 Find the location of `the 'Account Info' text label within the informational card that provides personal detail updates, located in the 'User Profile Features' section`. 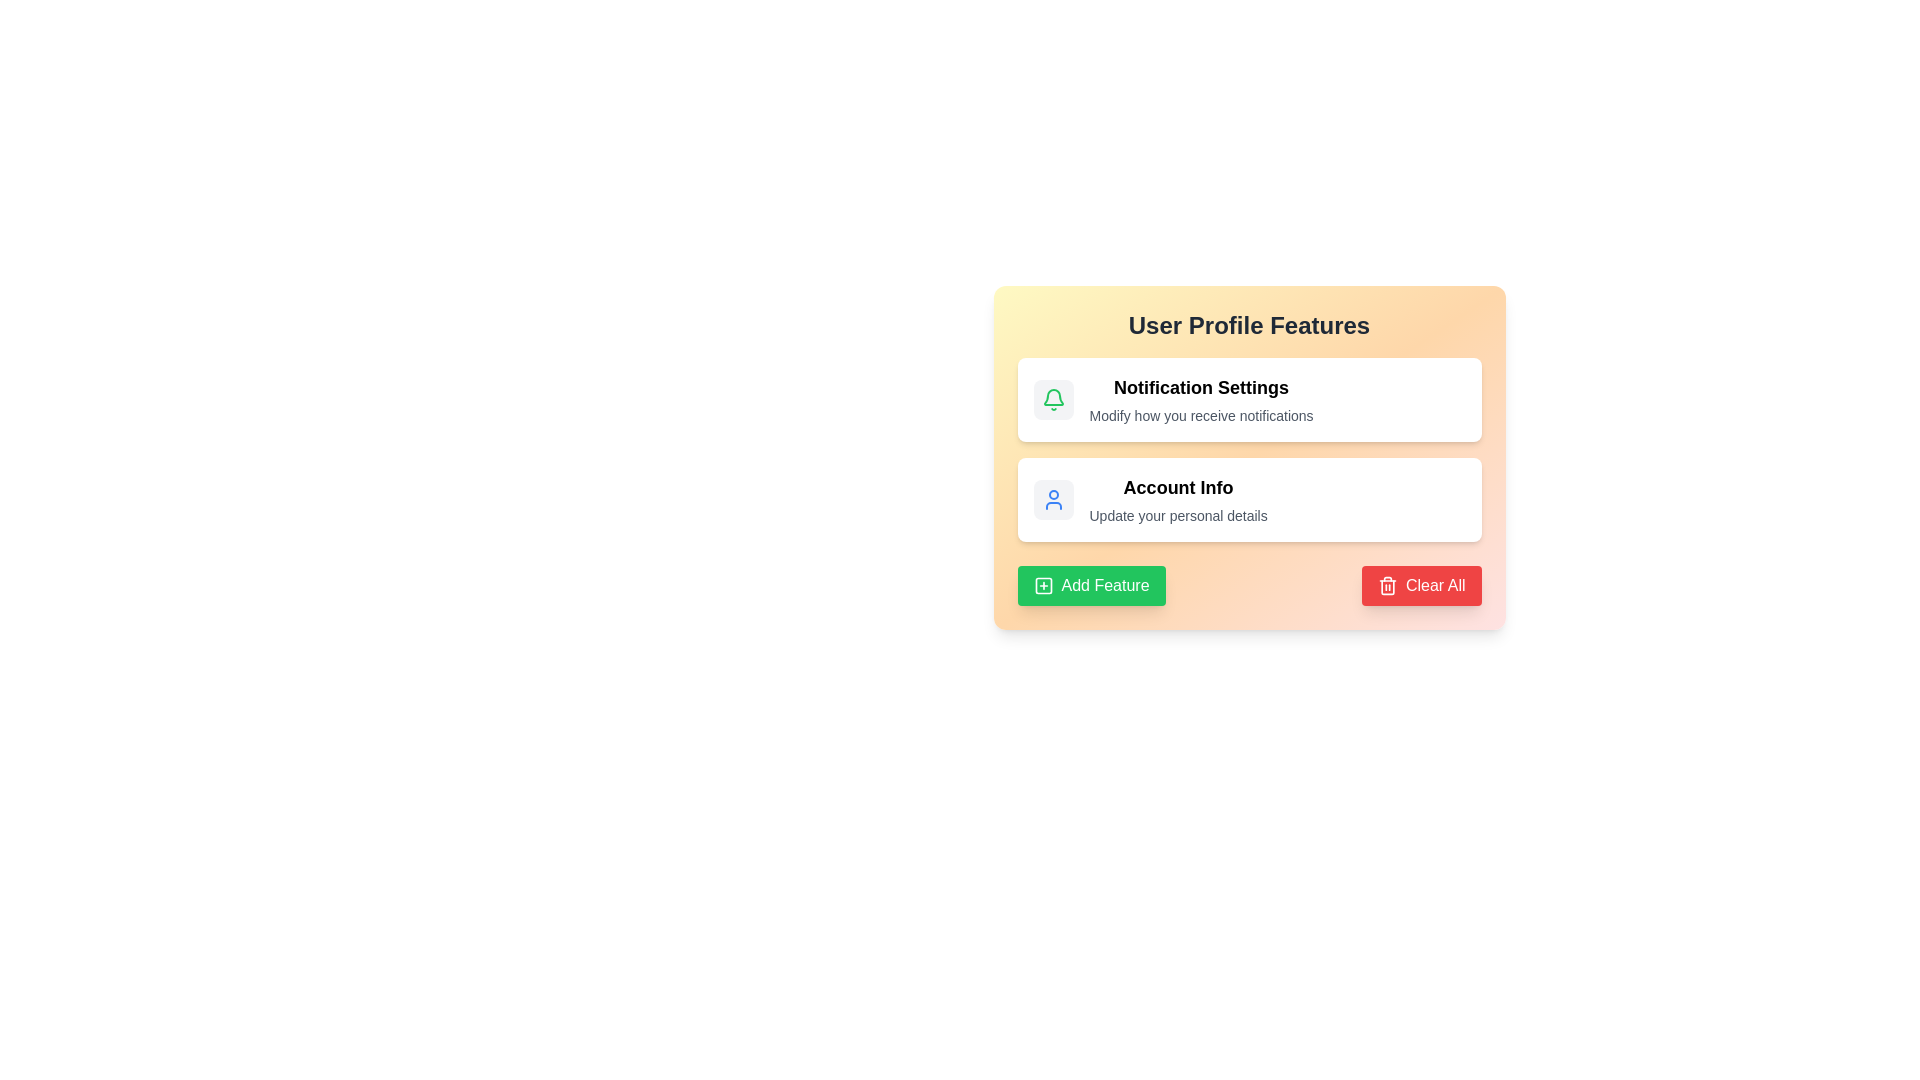

the 'Account Info' text label within the informational card that provides personal detail updates, located in the 'User Profile Features' section is located at coordinates (1177, 499).